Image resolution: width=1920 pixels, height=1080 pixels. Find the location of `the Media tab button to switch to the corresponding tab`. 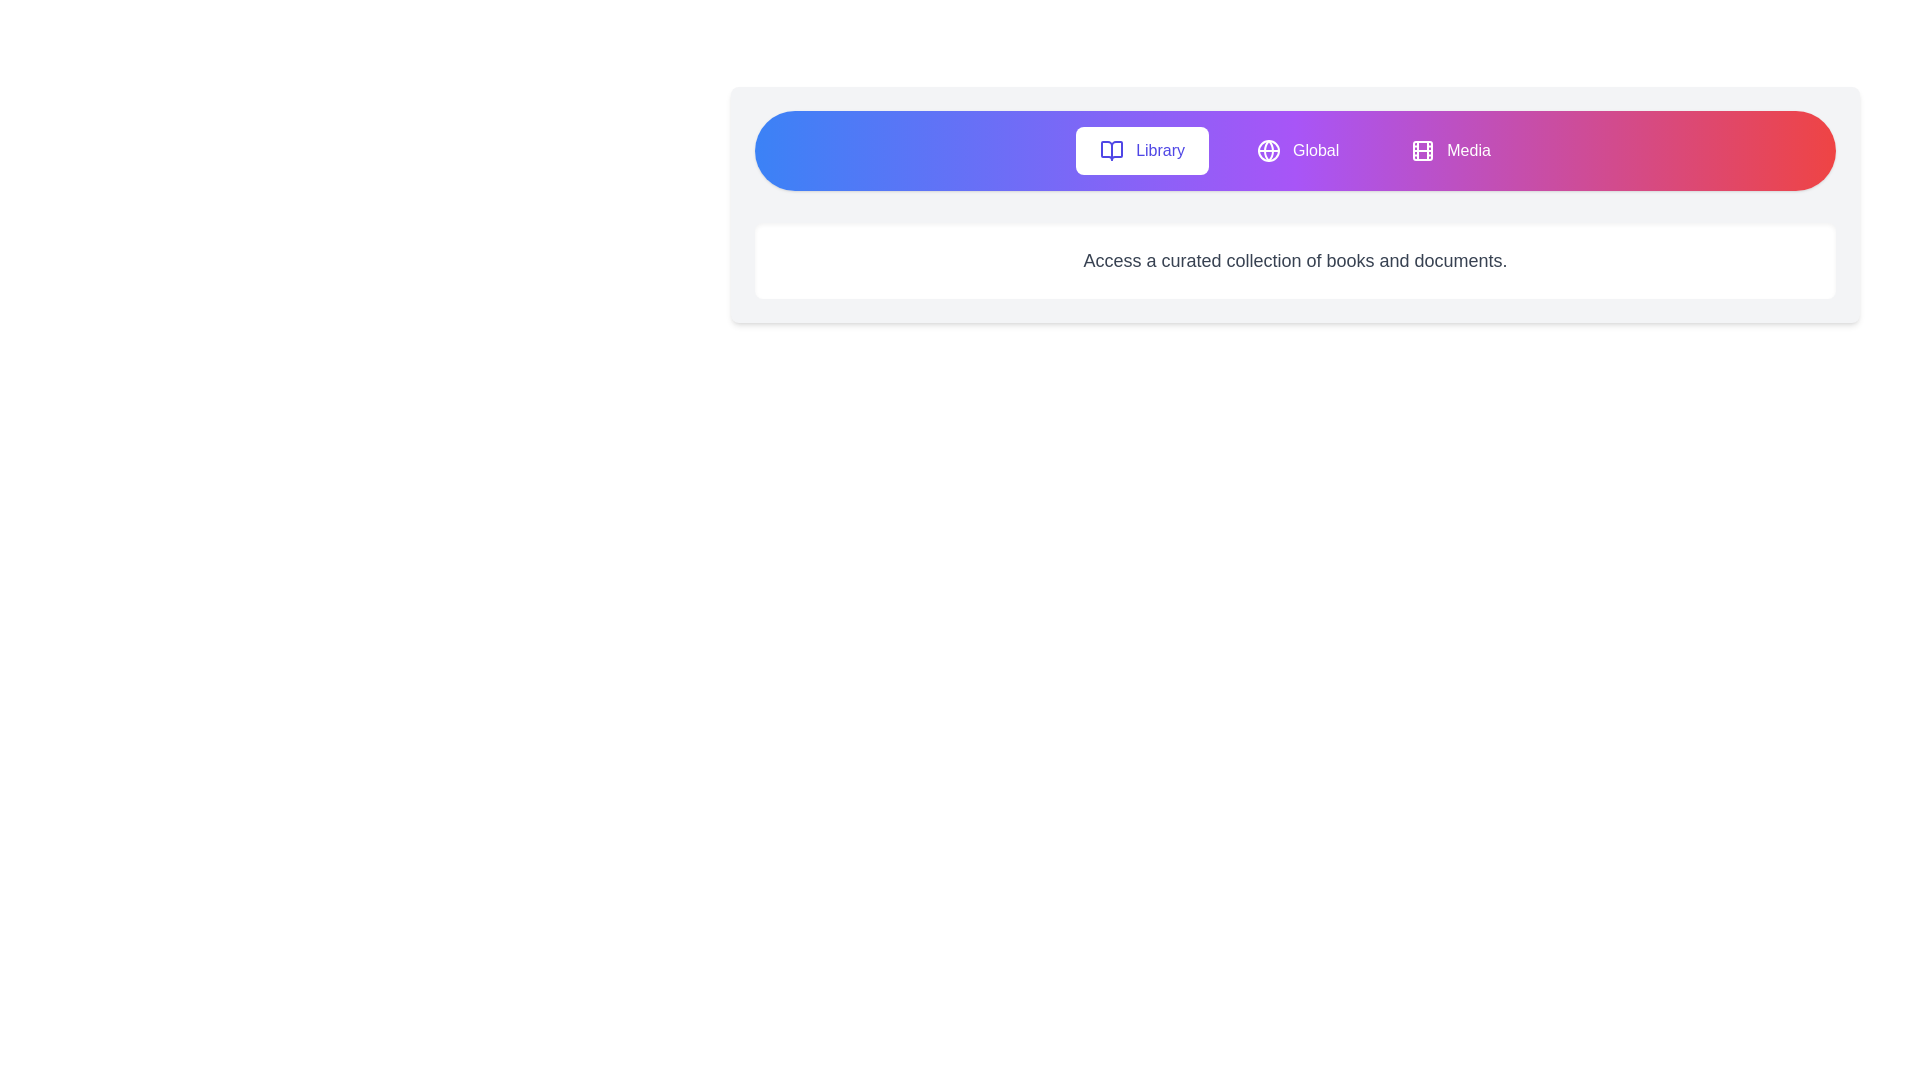

the Media tab button to switch to the corresponding tab is located at coordinates (1451, 149).